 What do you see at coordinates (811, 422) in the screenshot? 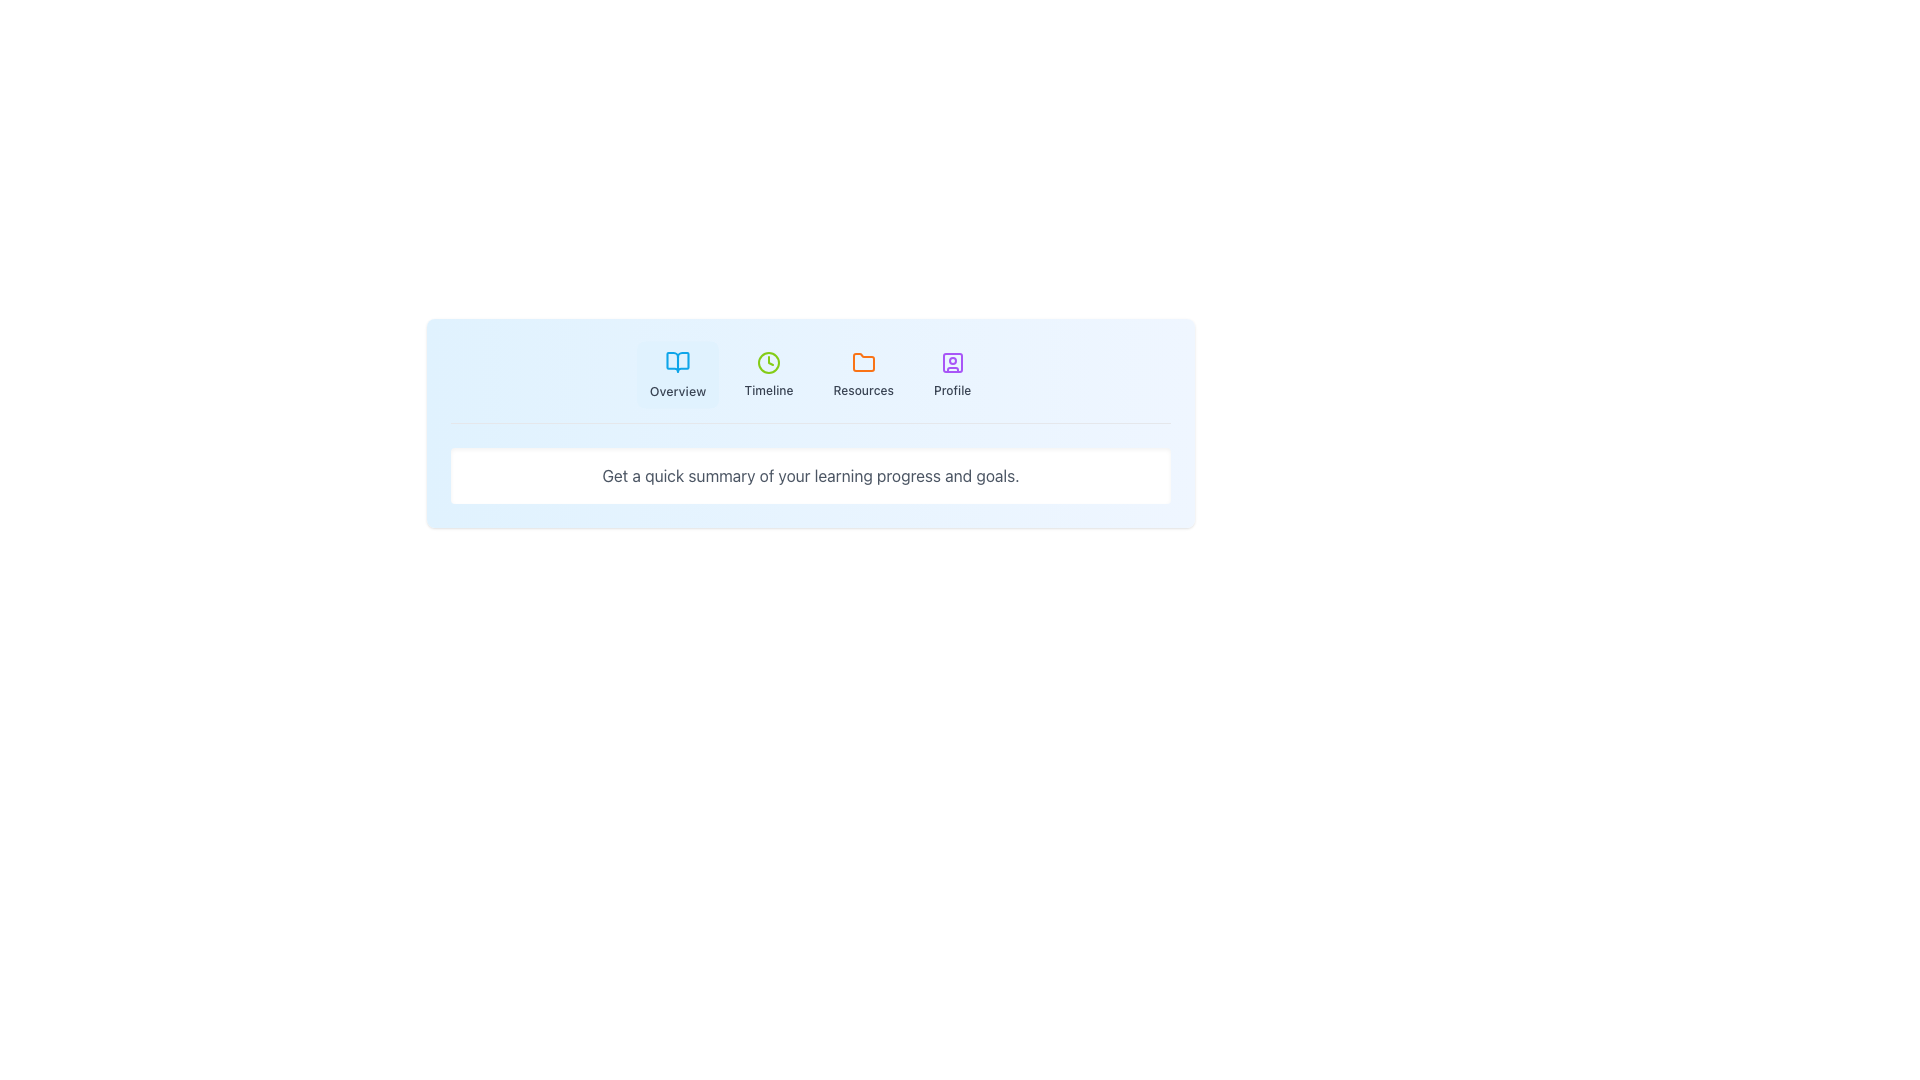
I see `the Informational Section that provides an overview of the user's learning progress and goals, located centrally below the menu options and above the content area` at bounding box center [811, 422].